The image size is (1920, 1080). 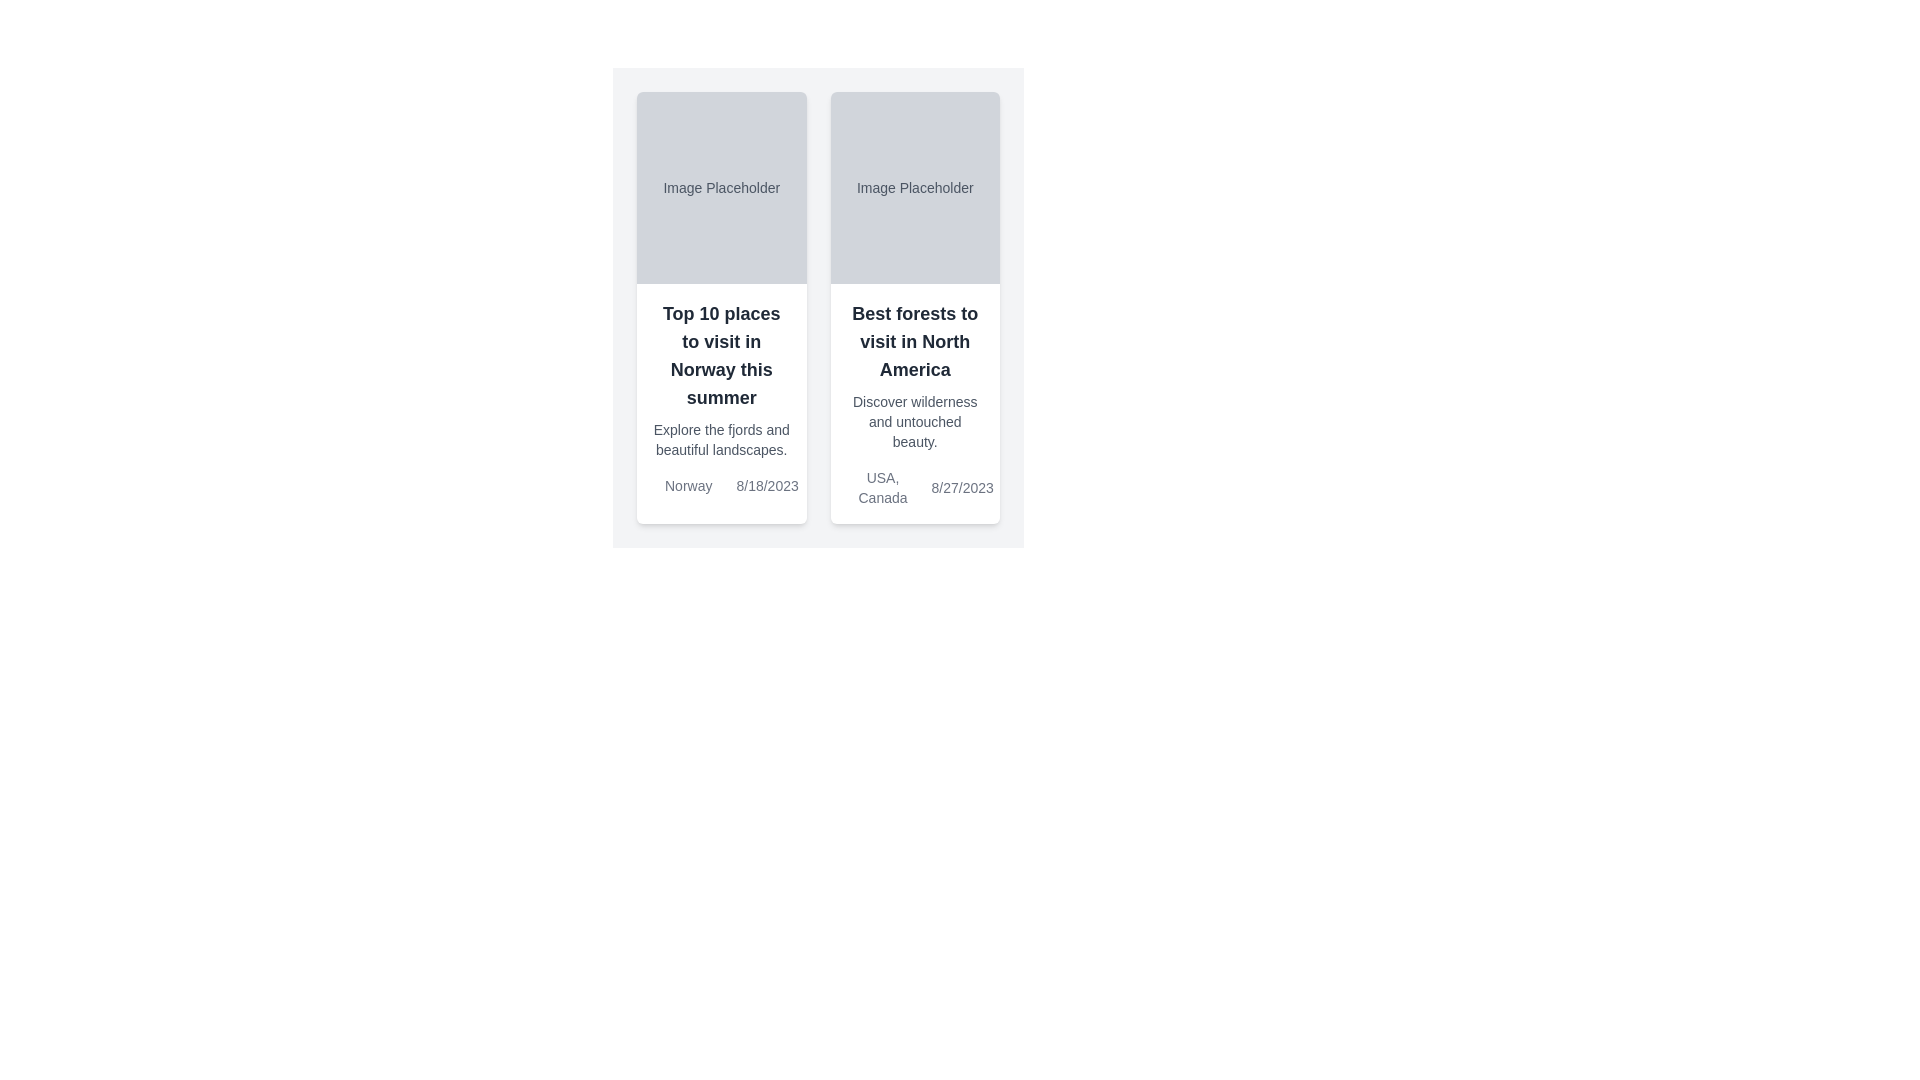 What do you see at coordinates (962, 488) in the screenshot?
I see `the date display located in the lower right part of the card layout containing the text 'Best forests to visit in North America.'` at bounding box center [962, 488].